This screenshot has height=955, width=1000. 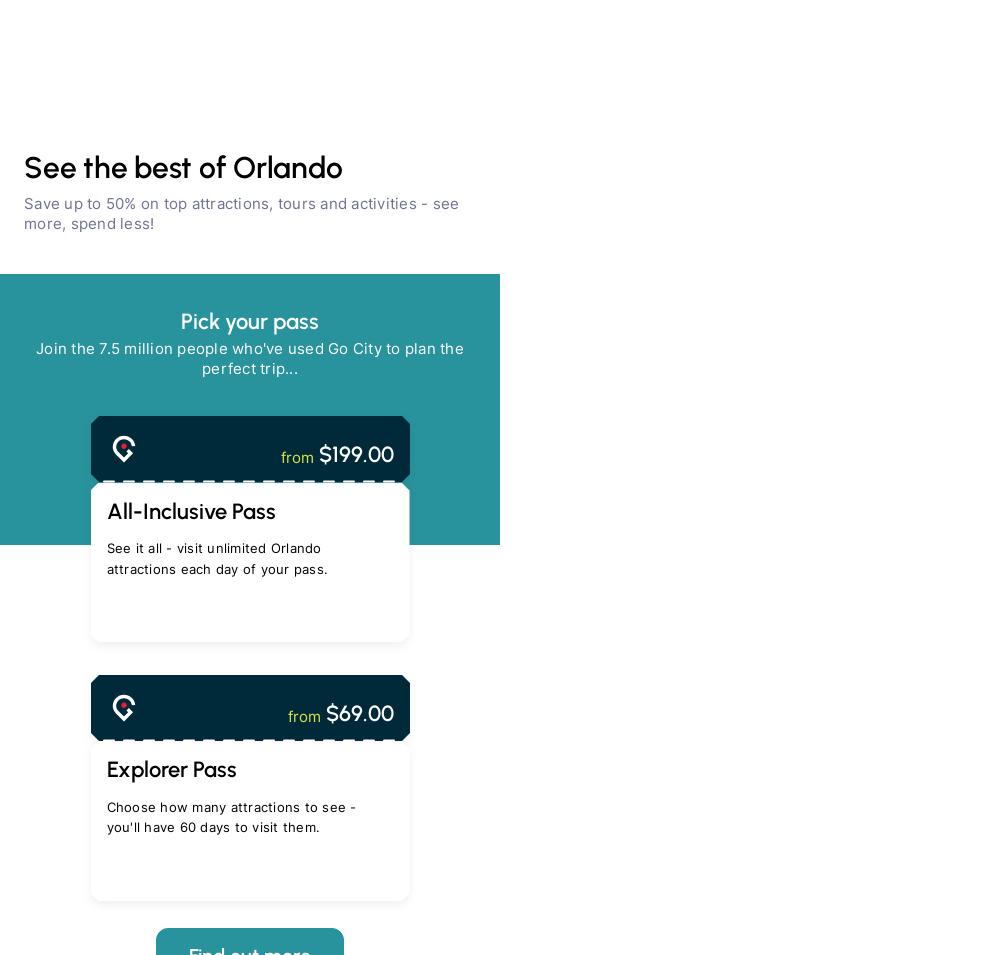 What do you see at coordinates (115, 817) in the screenshot?
I see `'One price. One pass. All the top attractions, all on your phone.'` at bounding box center [115, 817].